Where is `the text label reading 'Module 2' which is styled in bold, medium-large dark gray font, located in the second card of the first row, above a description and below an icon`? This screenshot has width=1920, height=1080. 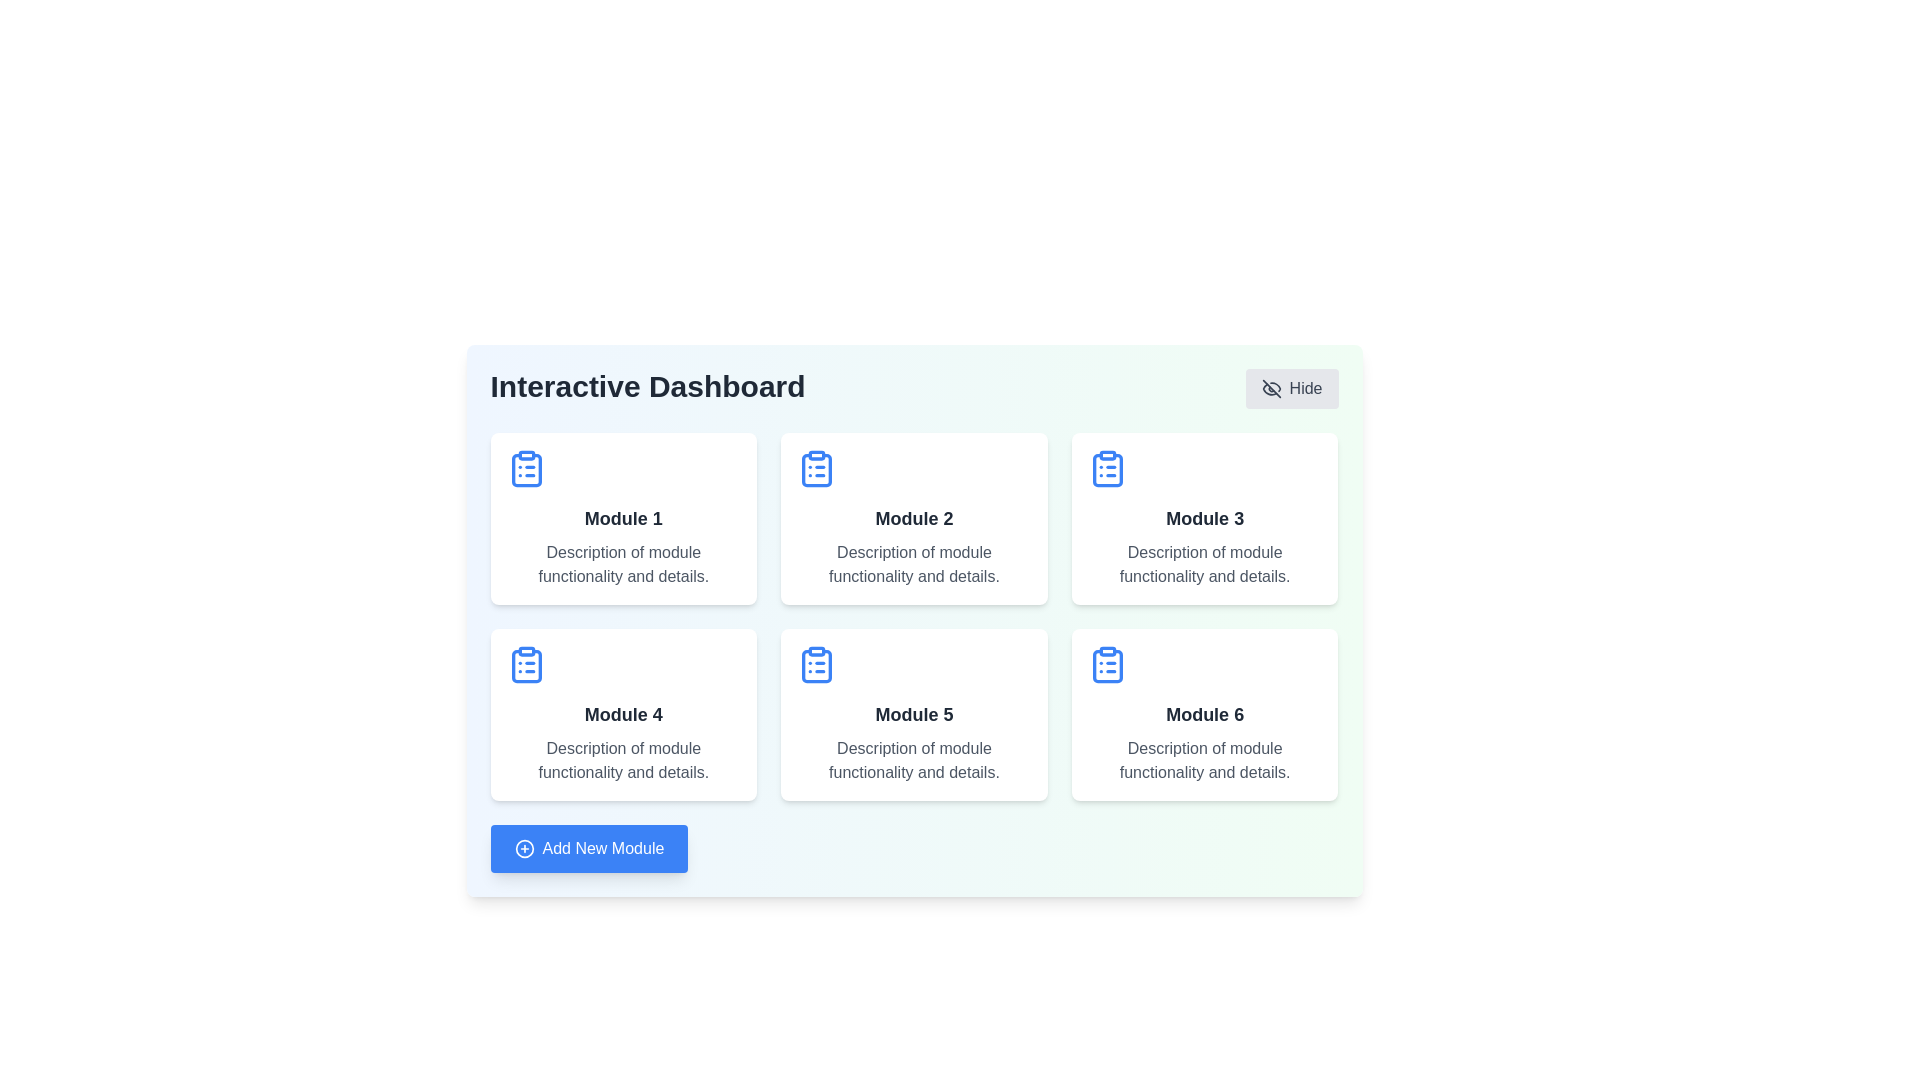
the text label reading 'Module 2' which is styled in bold, medium-large dark gray font, located in the second card of the first row, above a description and below an icon is located at coordinates (913, 518).